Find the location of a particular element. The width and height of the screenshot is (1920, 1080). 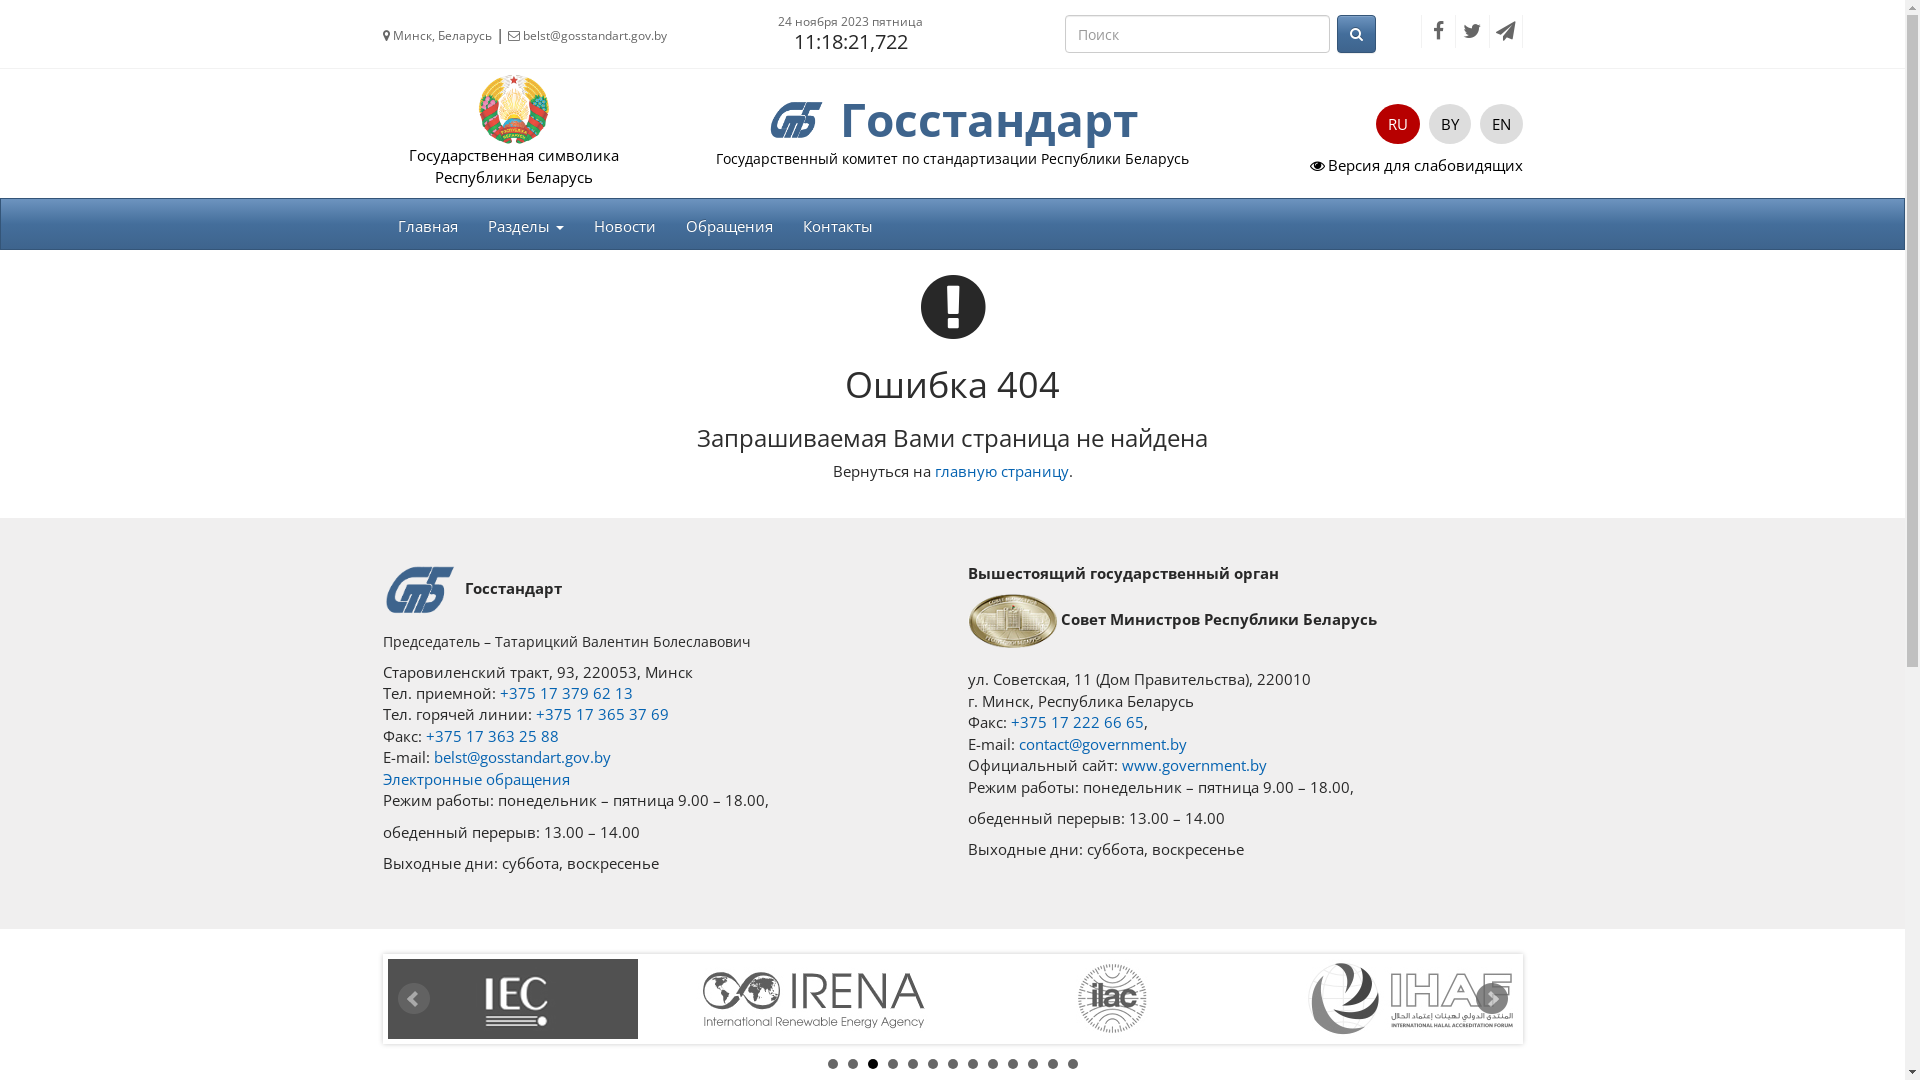

'Twitter' is located at coordinates (1470, 31).